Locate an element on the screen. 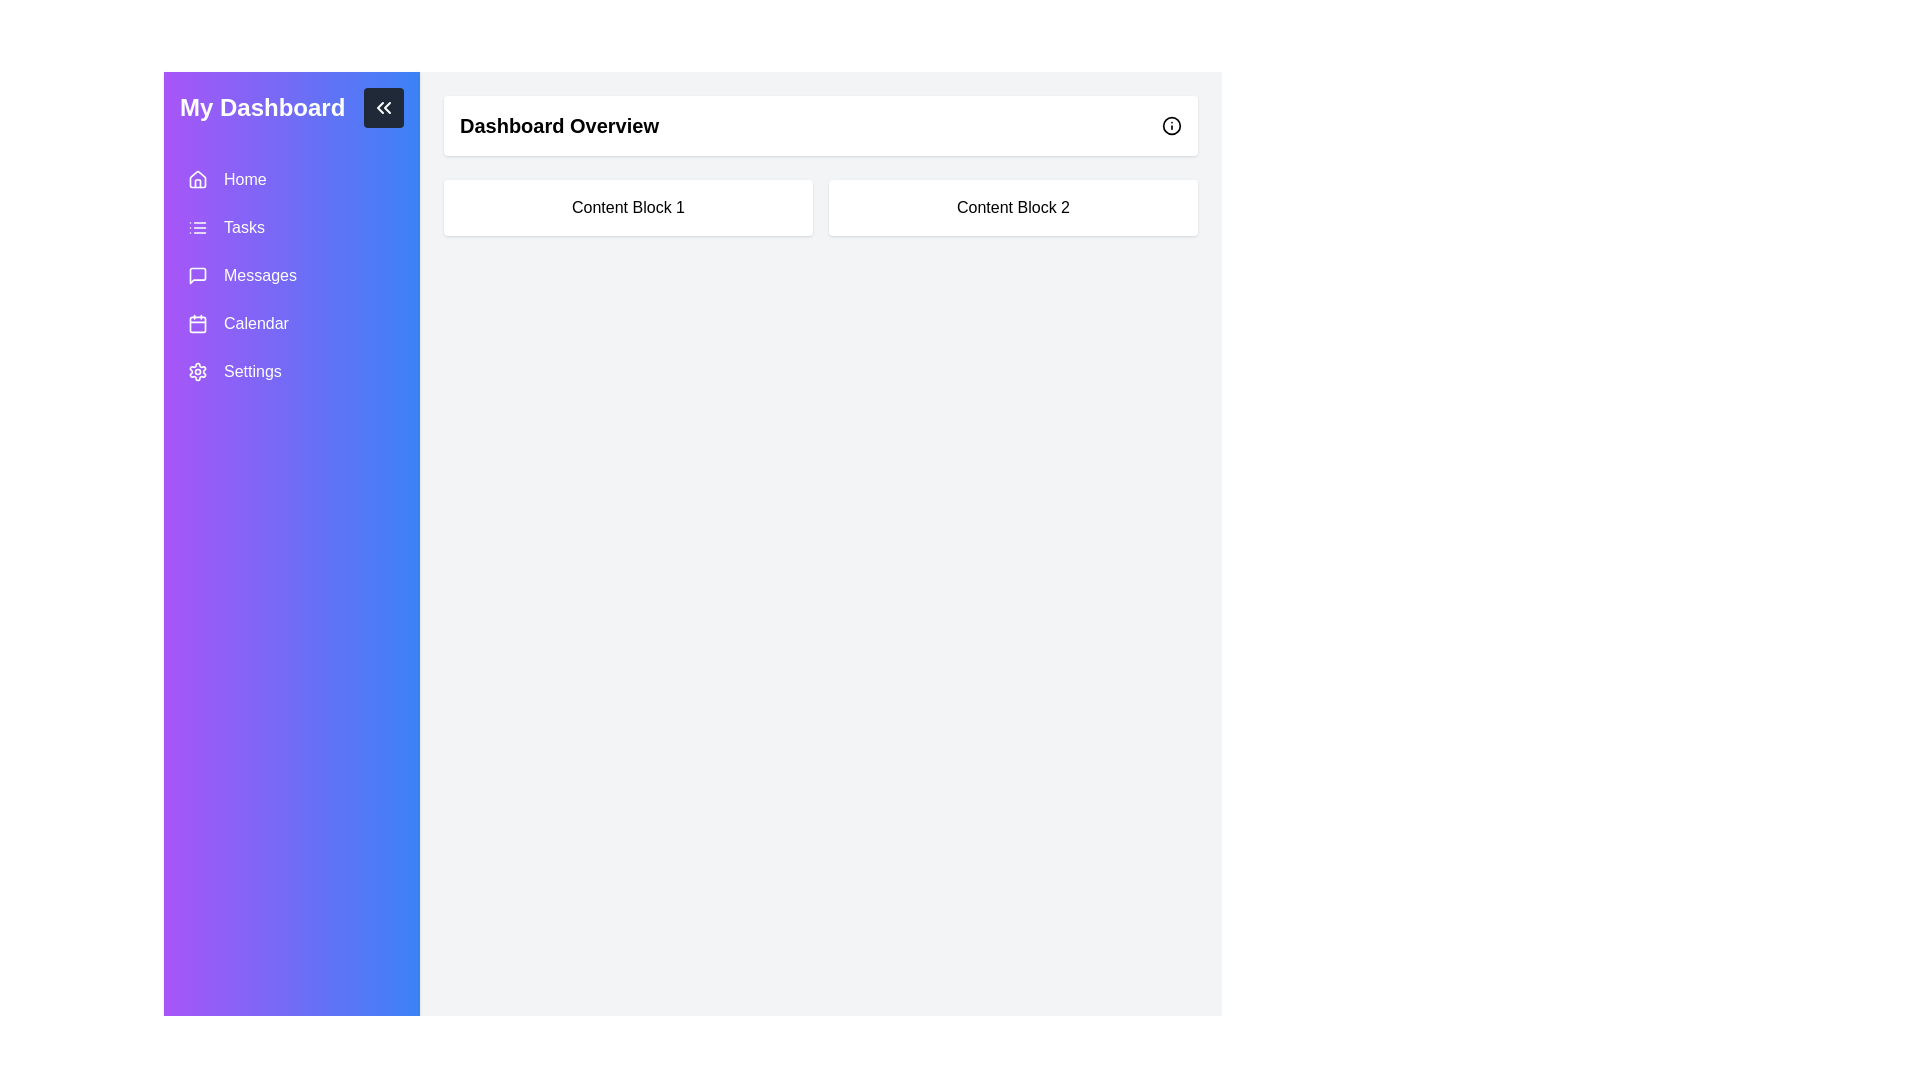 Image resolution: width=1920 pixels, height=1080 pixels. the square button with a dark gray background and a left-pointing double-chevron icon located in the top-right area of the sidebar is located at coordinates (384, 108).